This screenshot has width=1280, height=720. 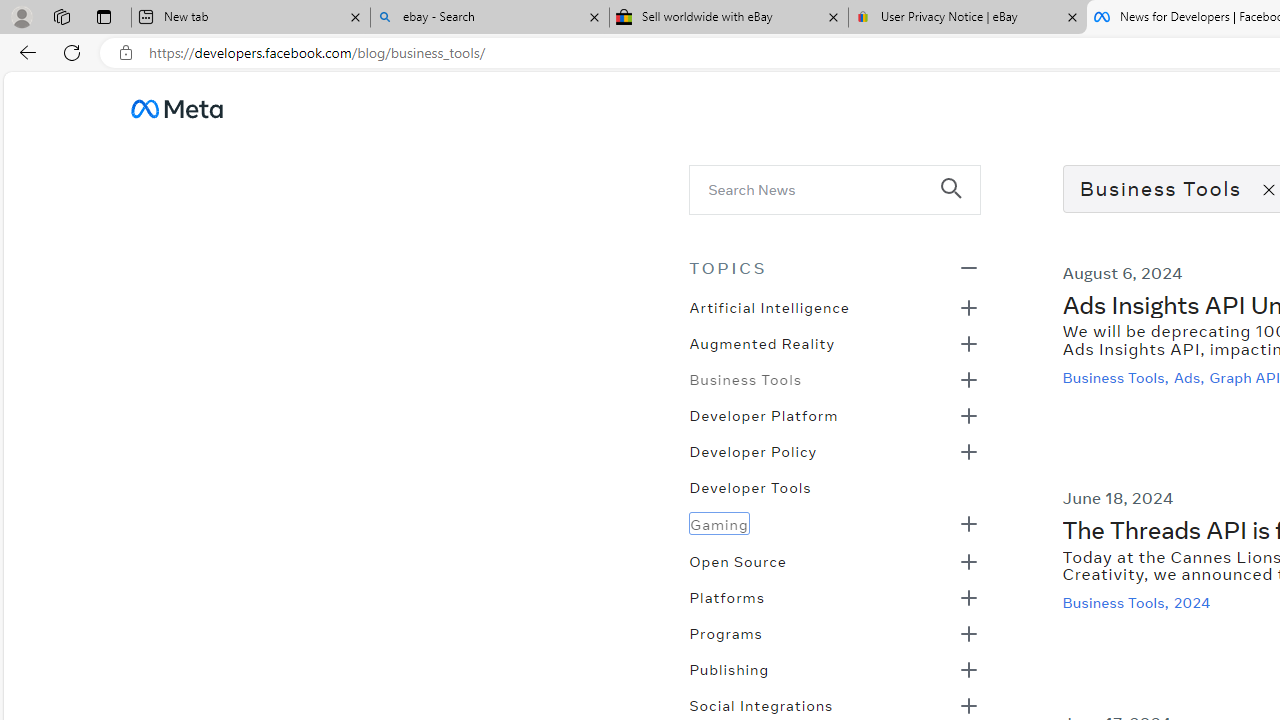 I want to click on 'Artificial Intelligence', so click(x=768, y=306).